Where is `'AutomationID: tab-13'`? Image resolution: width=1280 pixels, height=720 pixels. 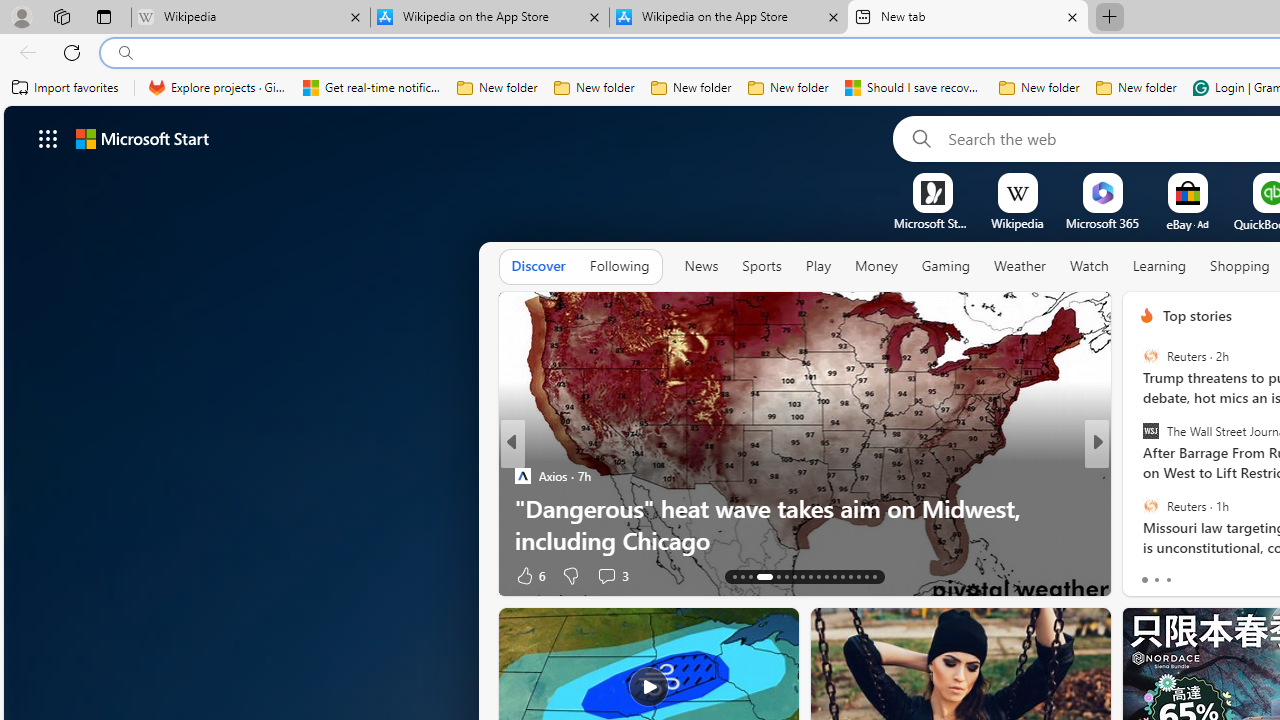
'AutomationID: tab-13' is located at coordinates (733, 577).